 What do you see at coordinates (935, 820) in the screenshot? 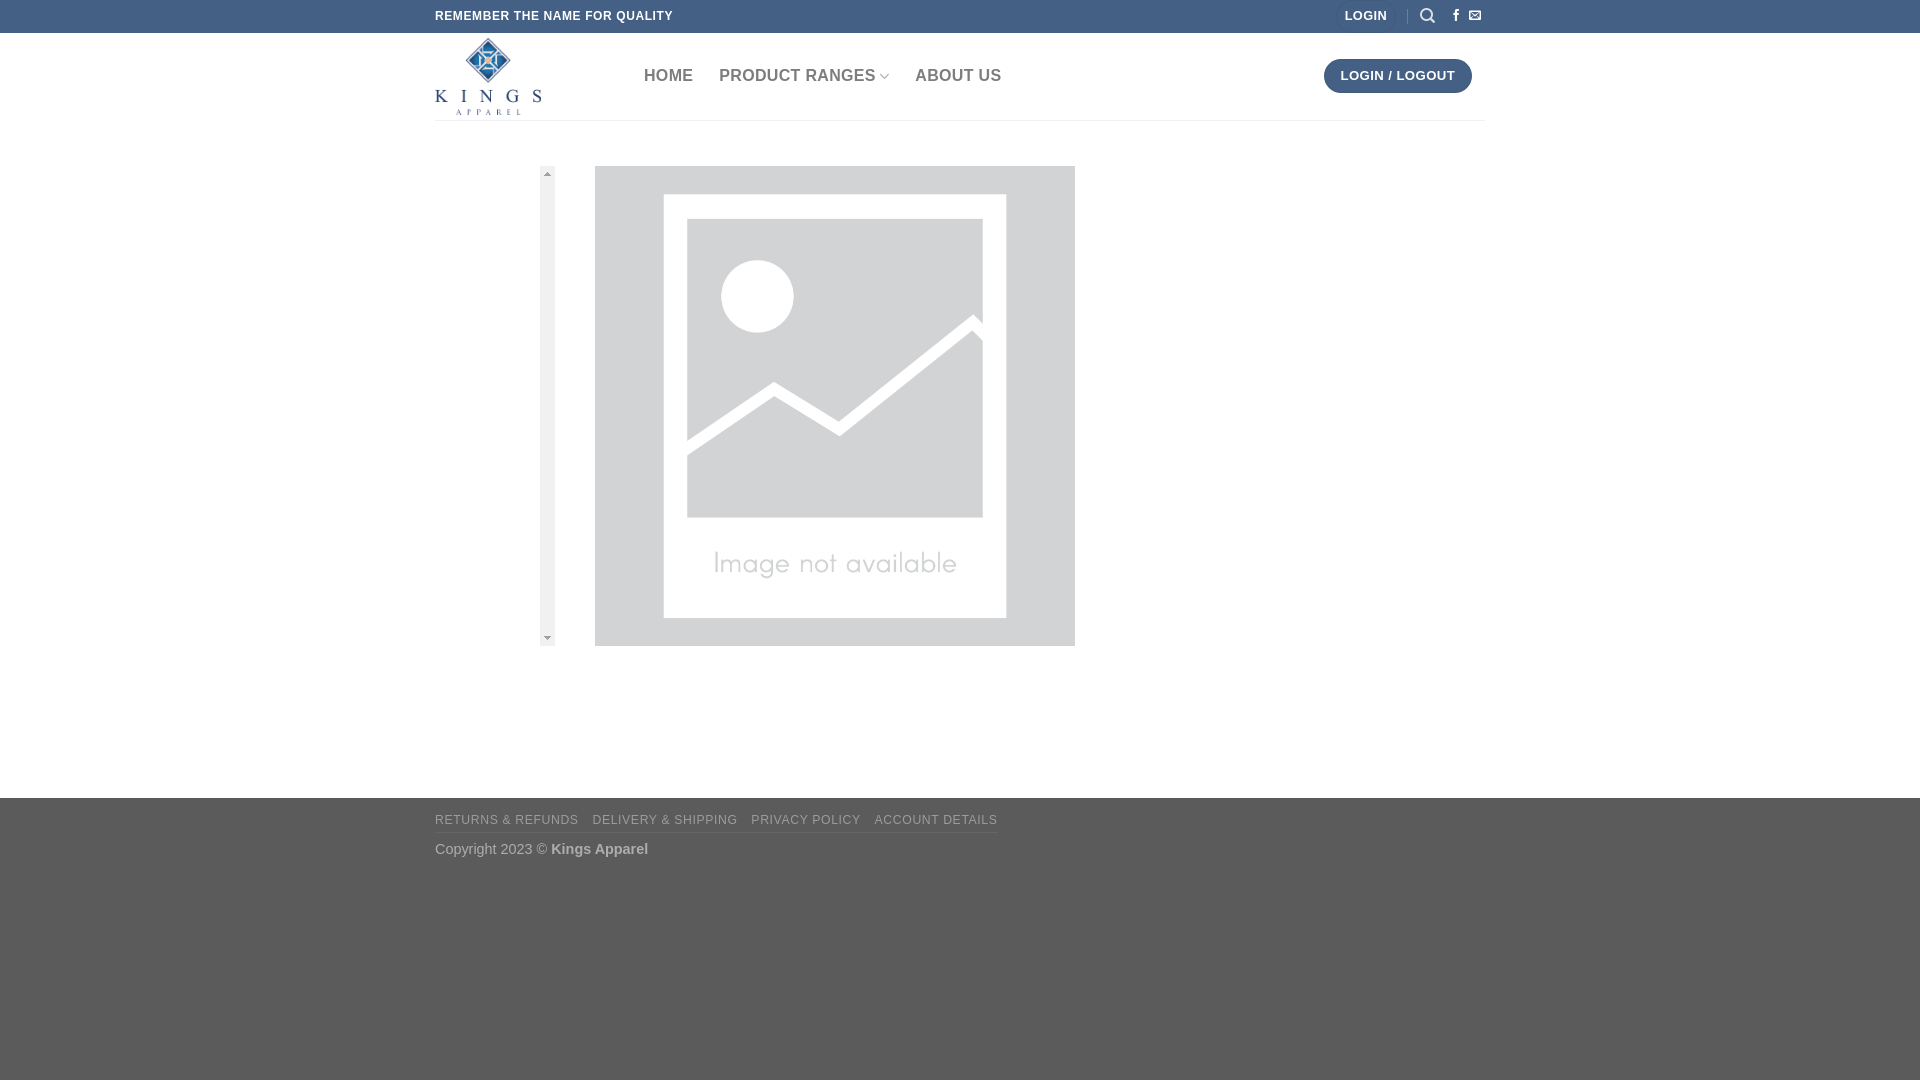
I see `'ACCOUNT DETAILS'` at bounding box center [935, 820].